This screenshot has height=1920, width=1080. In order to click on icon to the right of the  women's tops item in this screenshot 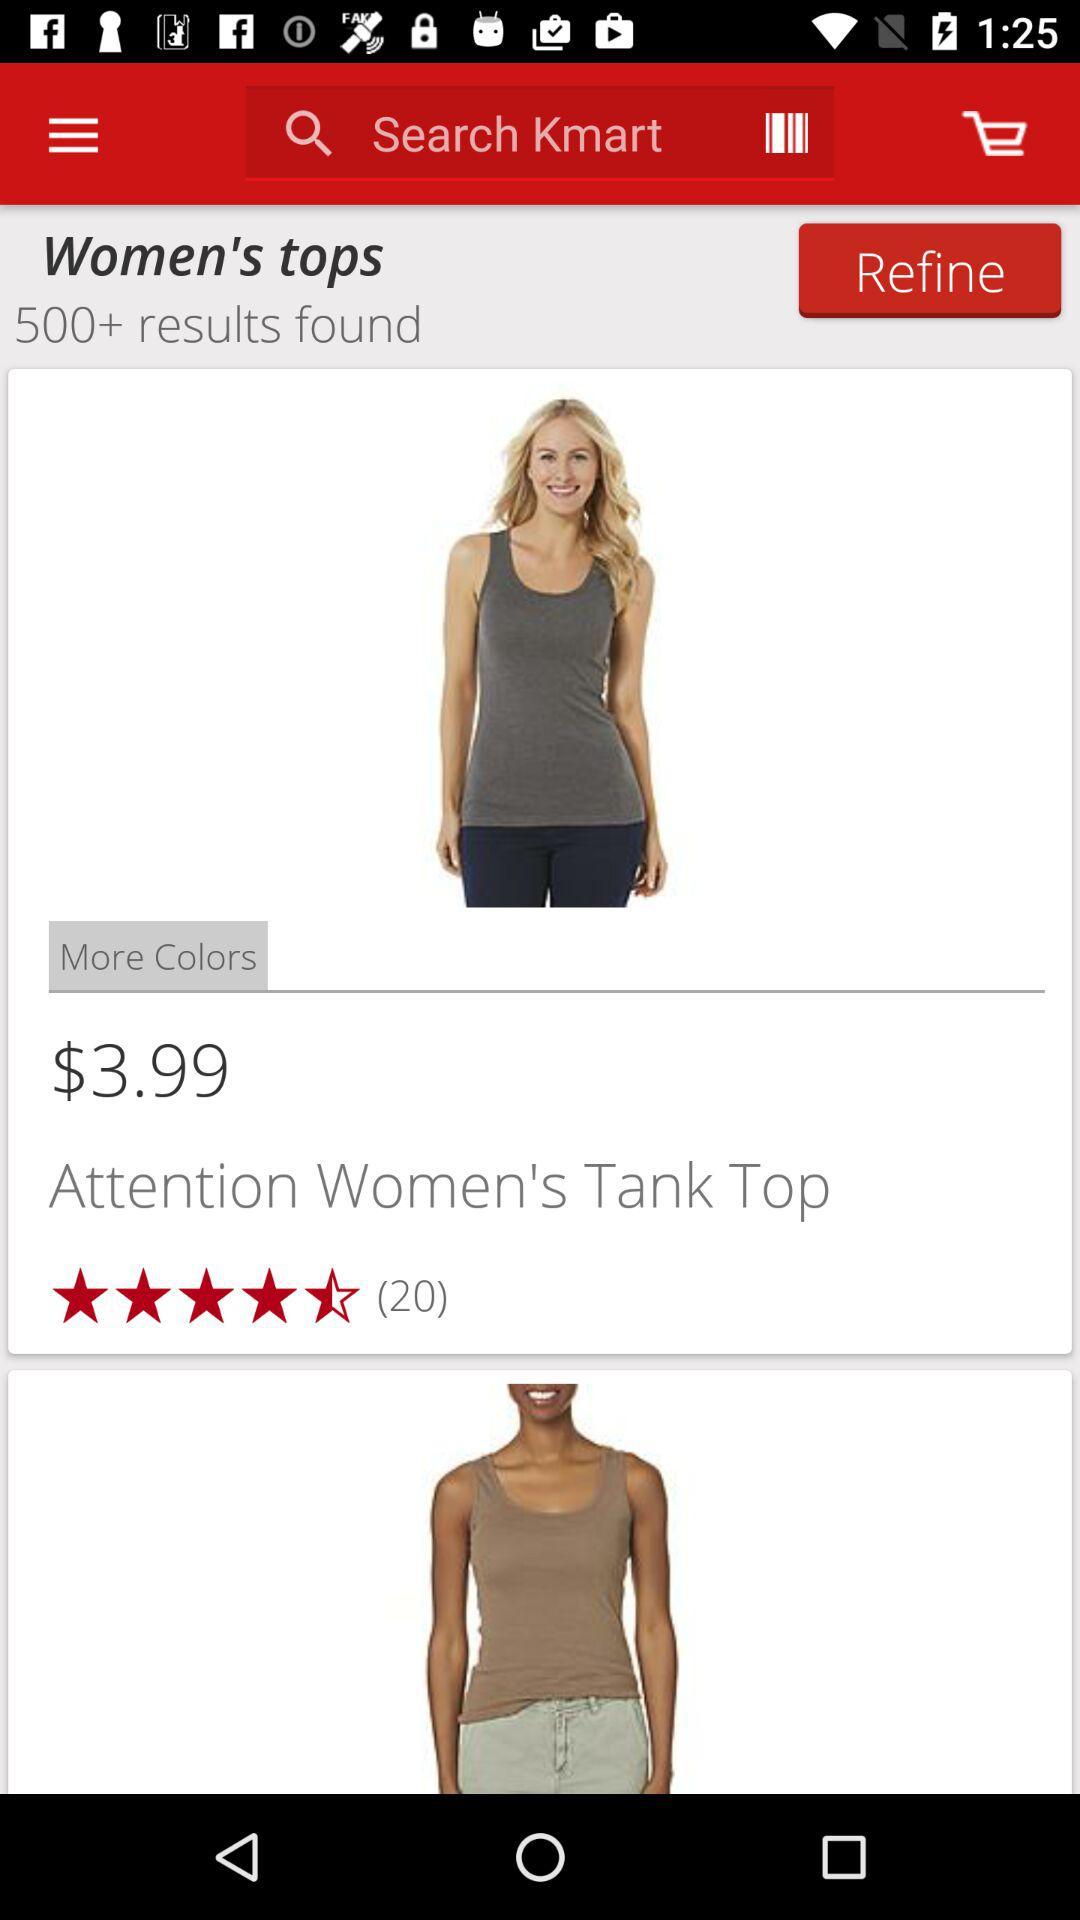, I will do `click(929, 269)`.